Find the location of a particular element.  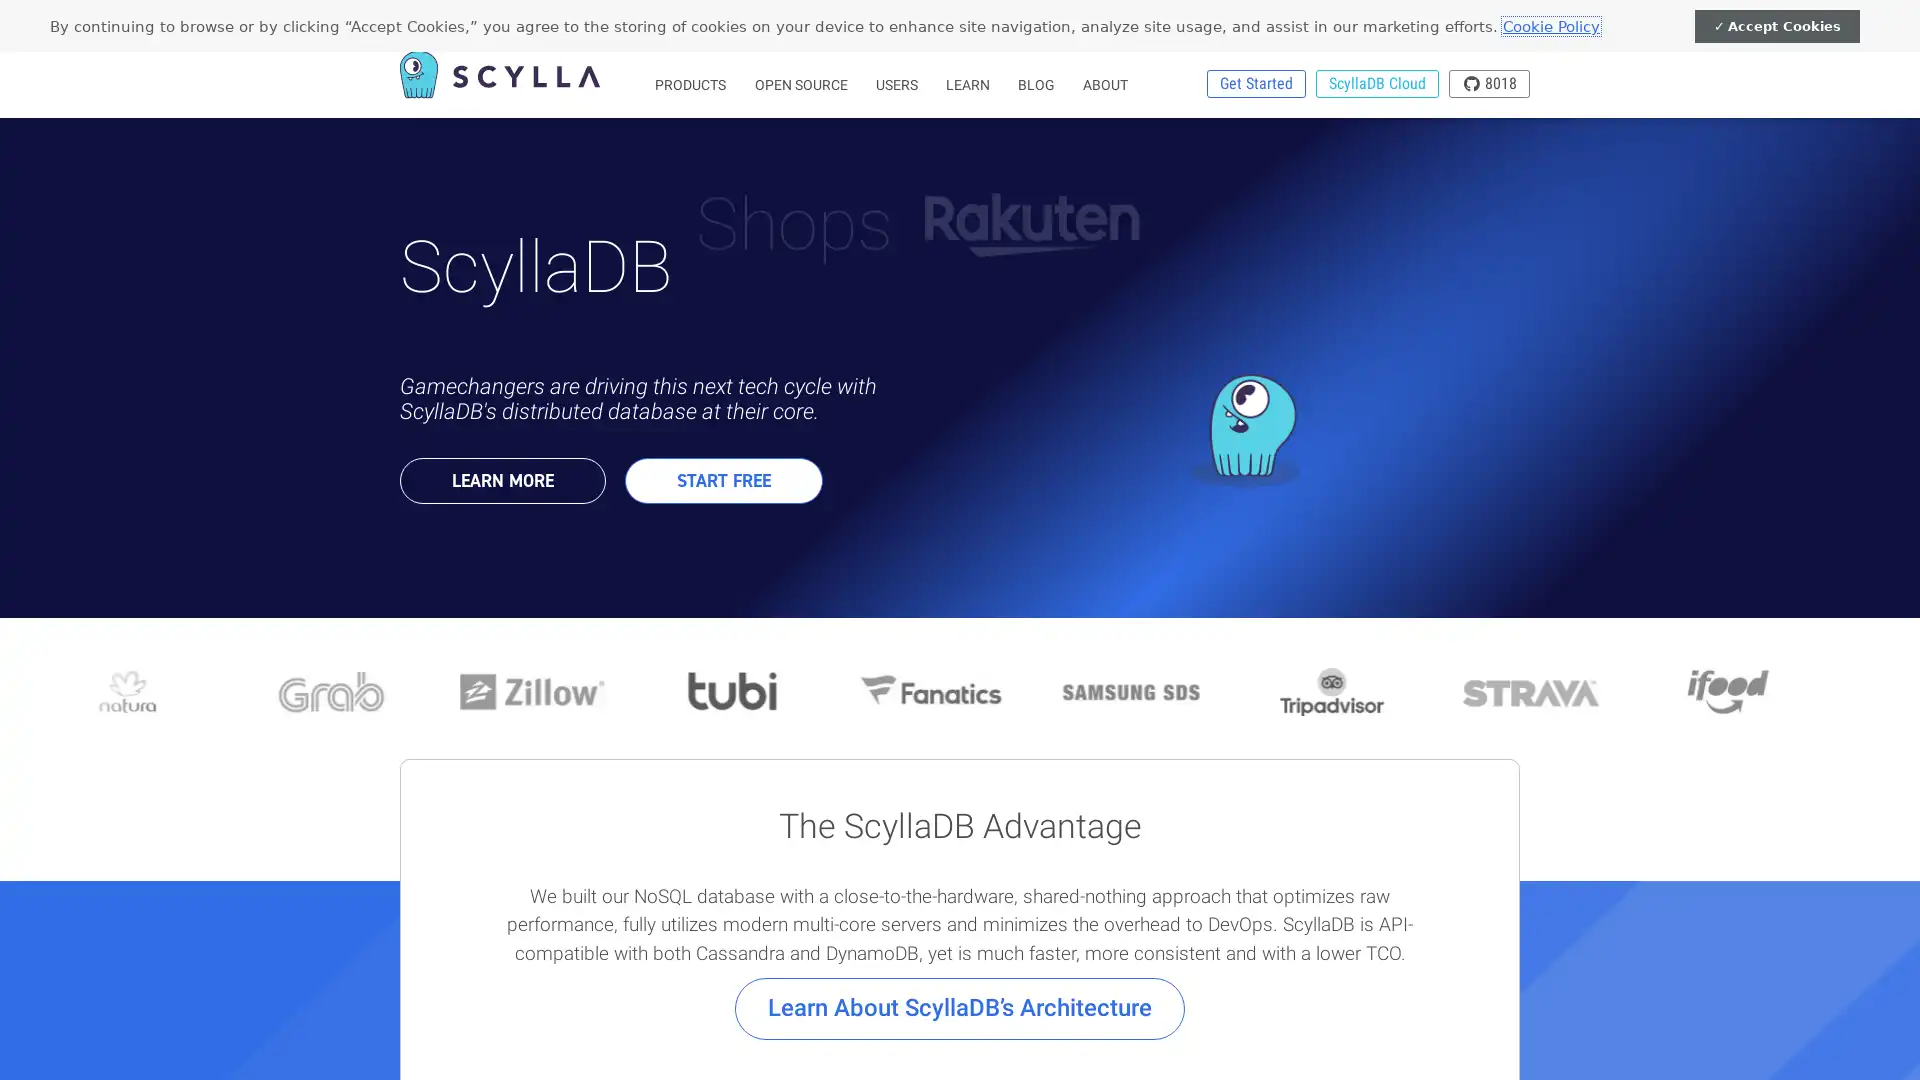

Learn About ScyllaDBs Architecture is located at coordinates (960, 1009).